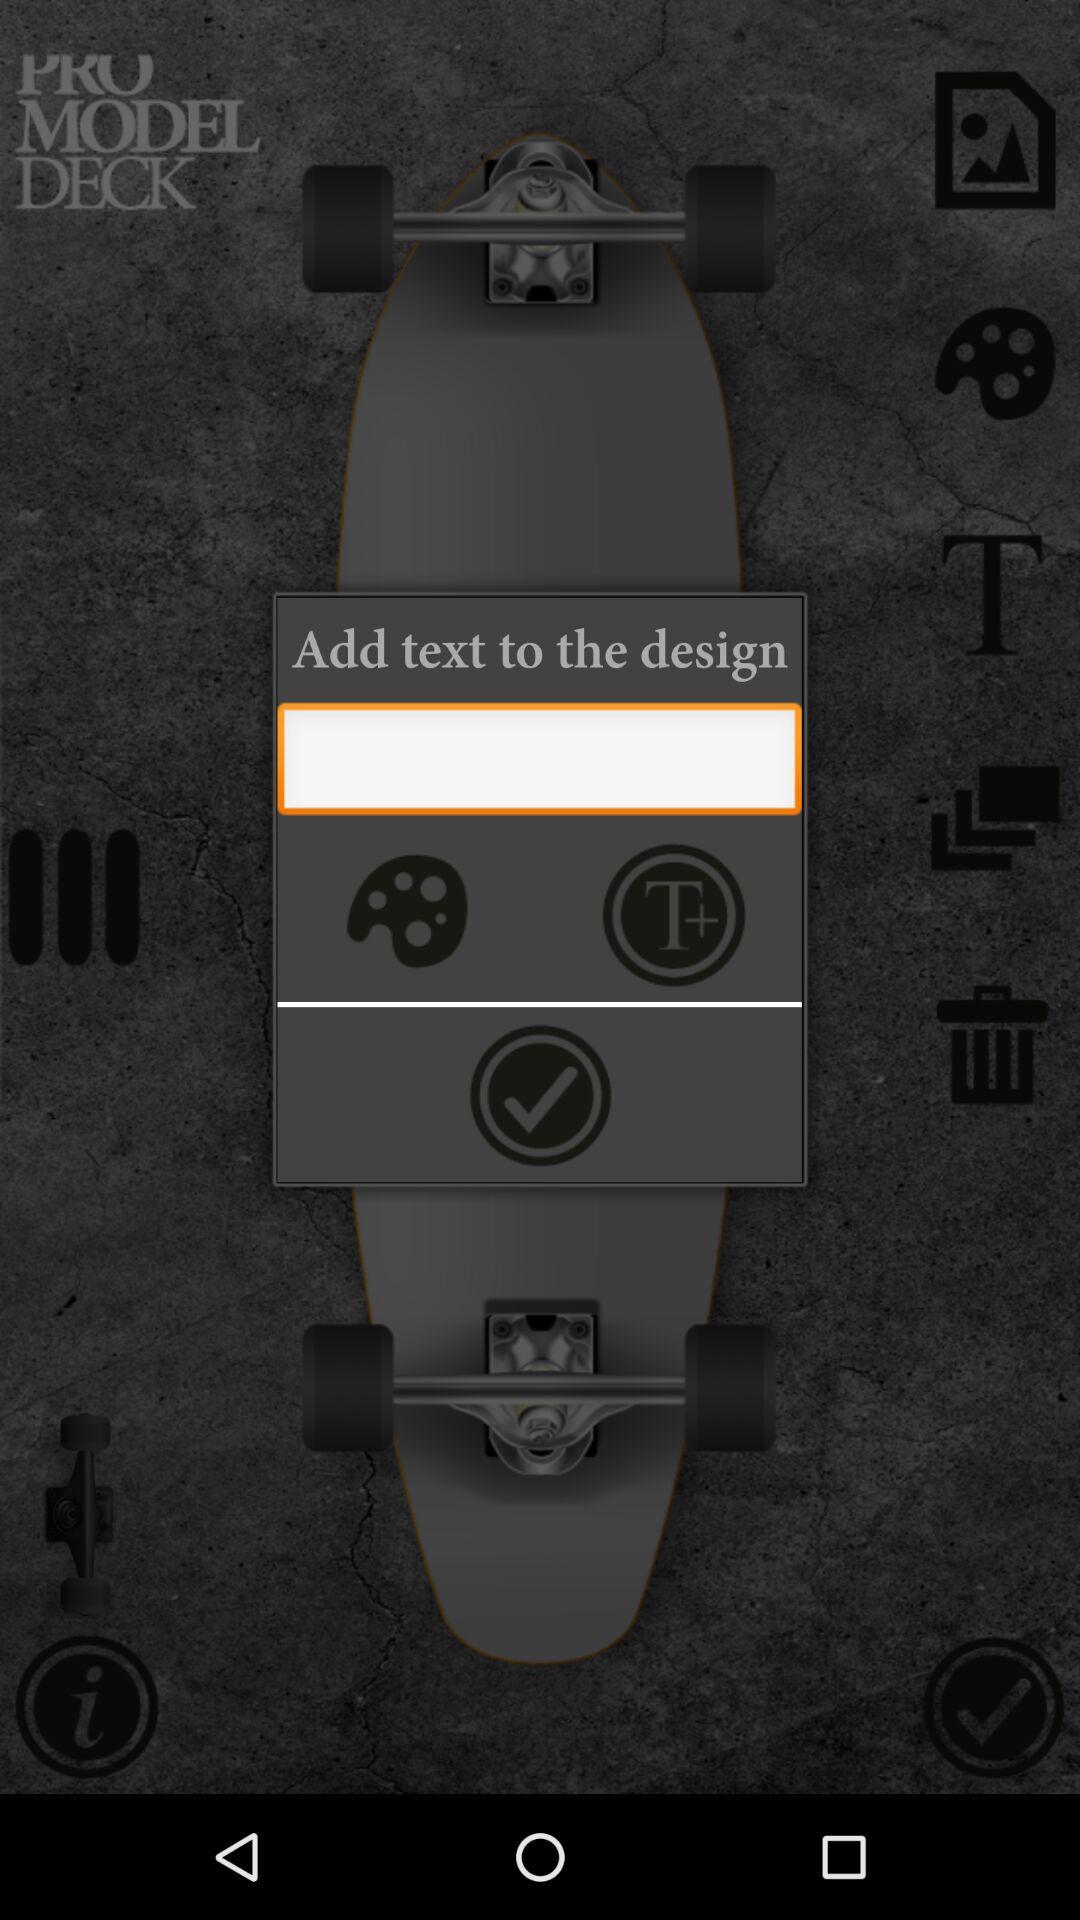 Image resolution: width=1080 pixels, height=1920 pixels. What do you see at coordinates (674, 913) in the screenshot?
I see `change font` at bounding box center [674, 913].